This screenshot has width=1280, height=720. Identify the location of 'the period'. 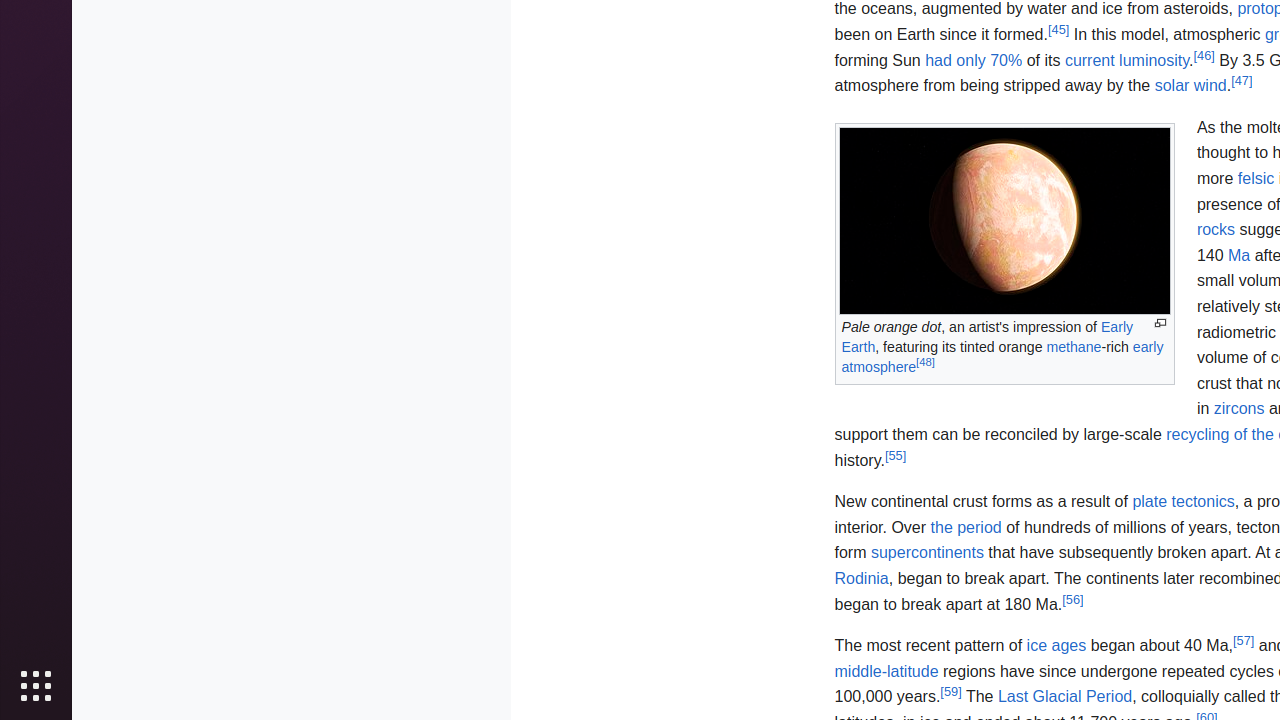
(966, 525).